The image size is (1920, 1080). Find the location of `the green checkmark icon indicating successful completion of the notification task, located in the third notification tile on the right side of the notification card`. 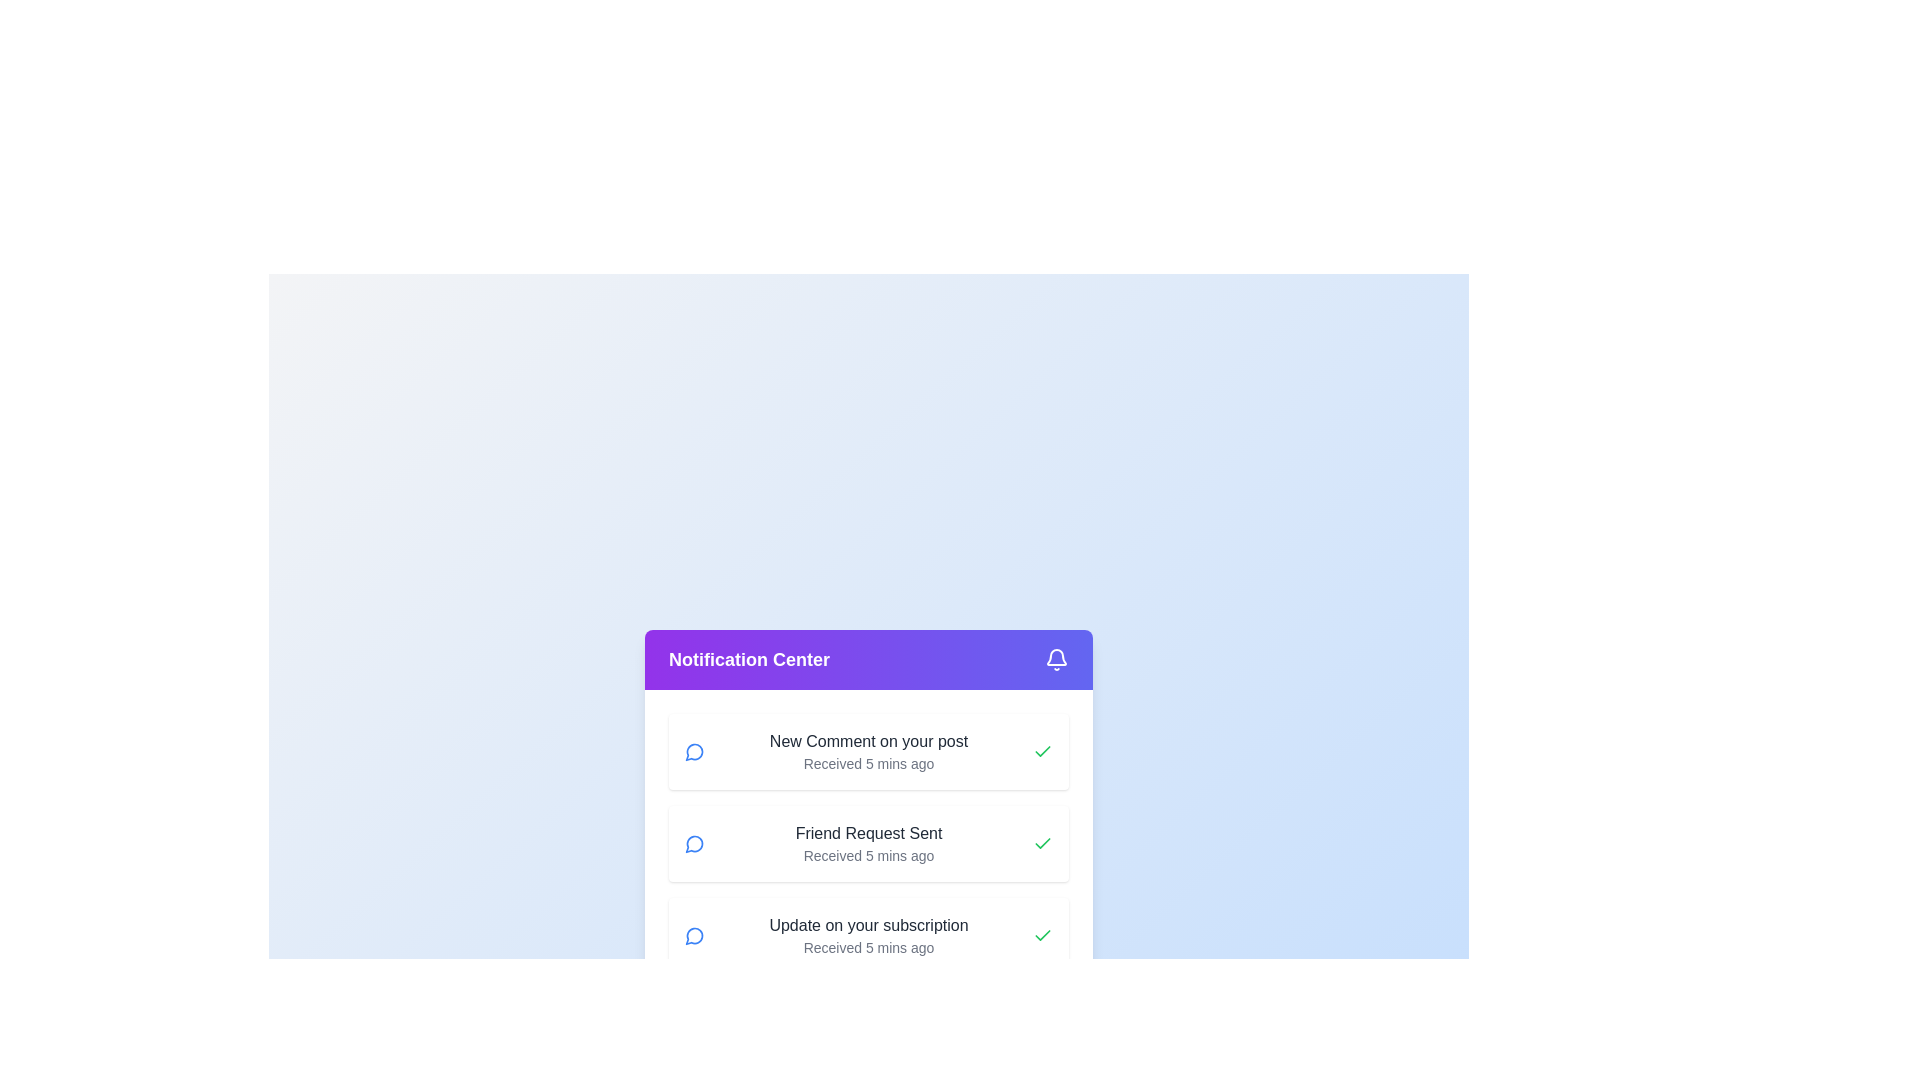

the green checkmark icon indicating successful completion of the notification task, located in the third notification tile on the right side of the notification card is located at coordinates (1041, 843).